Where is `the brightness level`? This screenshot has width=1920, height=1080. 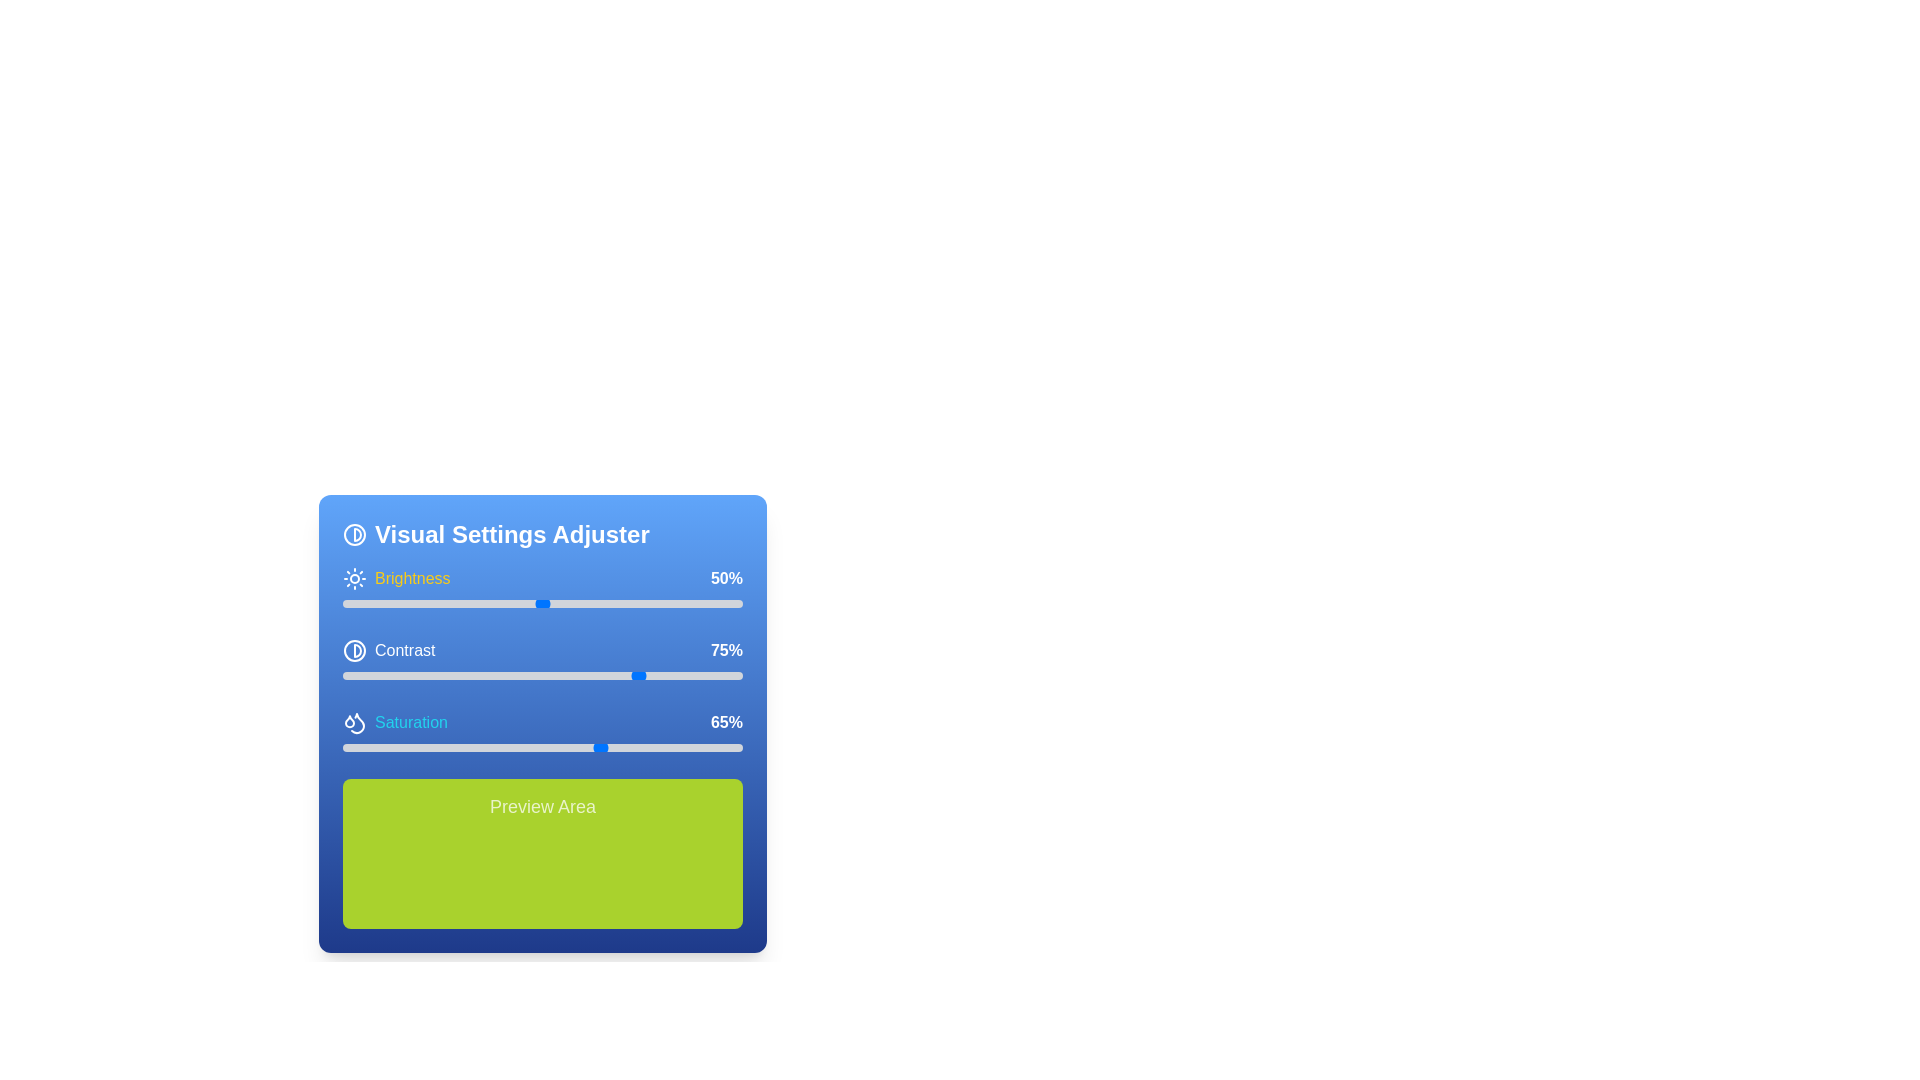
the brightness level is located at coordinates (374, 603).